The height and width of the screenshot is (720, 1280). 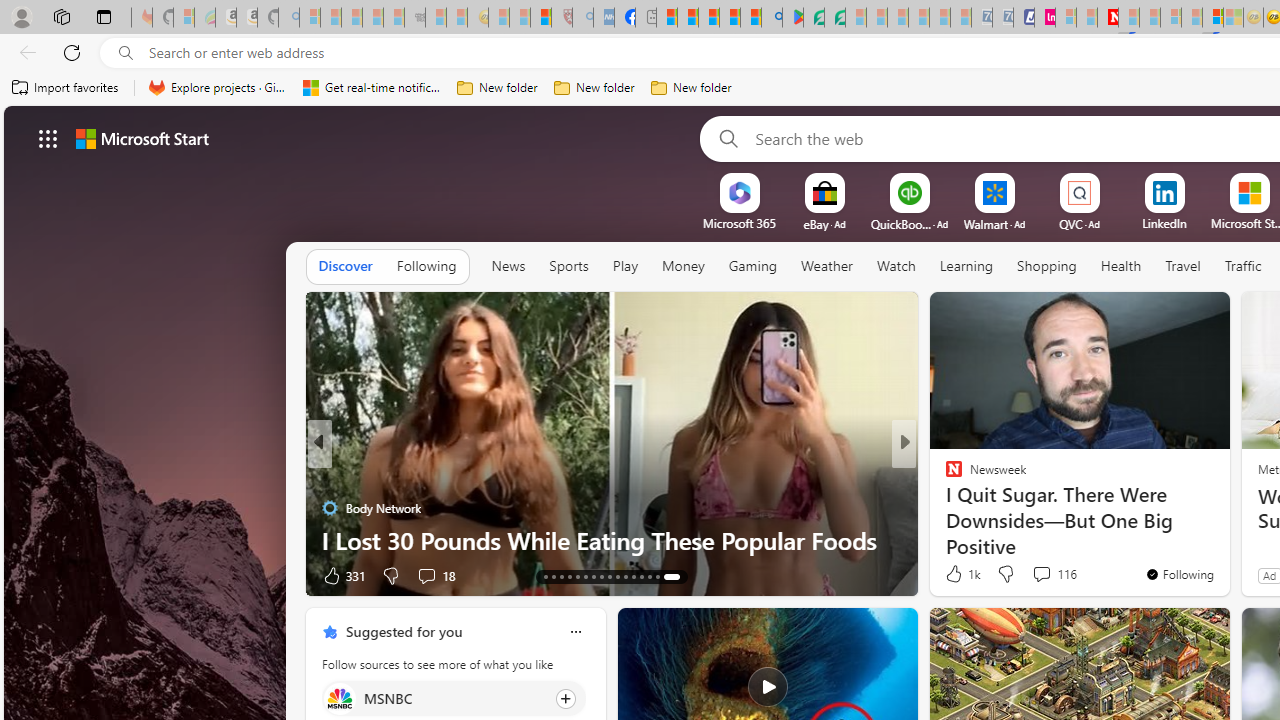 I want to click on 'AutomationID: tab-22', so click(x=616, y=577).